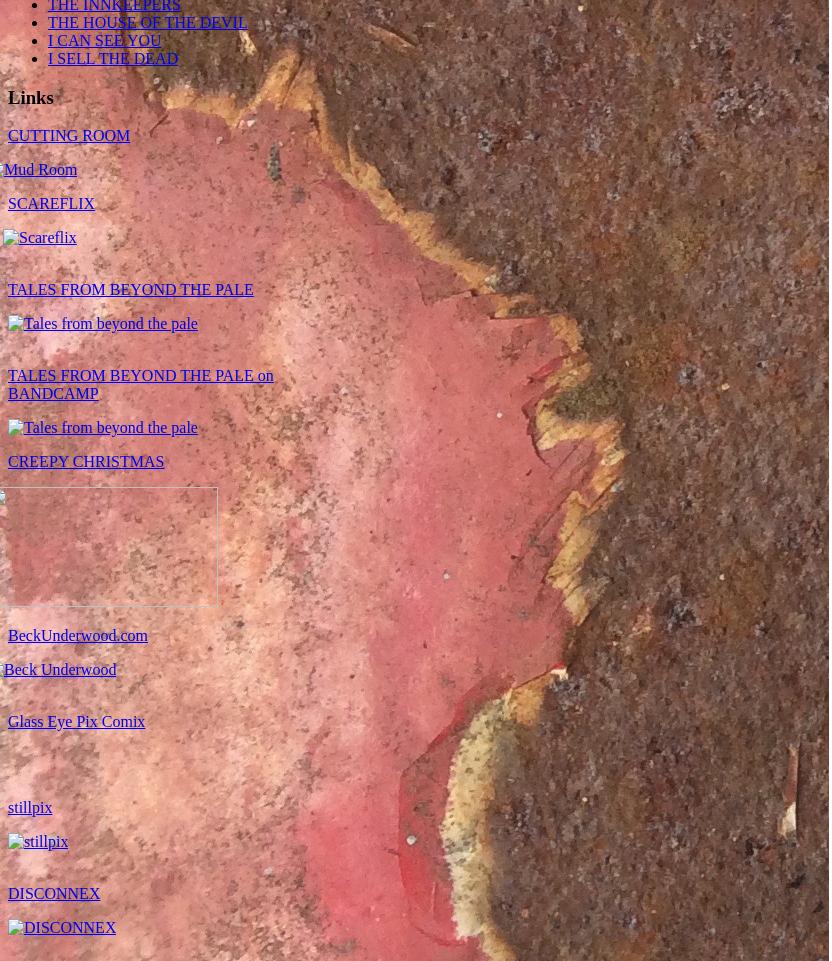 This screenshot has width=832, height=961. Describe the element at coordinates (7, 203) in the screenshot. I see `'SCAREFLIX'` at that location.